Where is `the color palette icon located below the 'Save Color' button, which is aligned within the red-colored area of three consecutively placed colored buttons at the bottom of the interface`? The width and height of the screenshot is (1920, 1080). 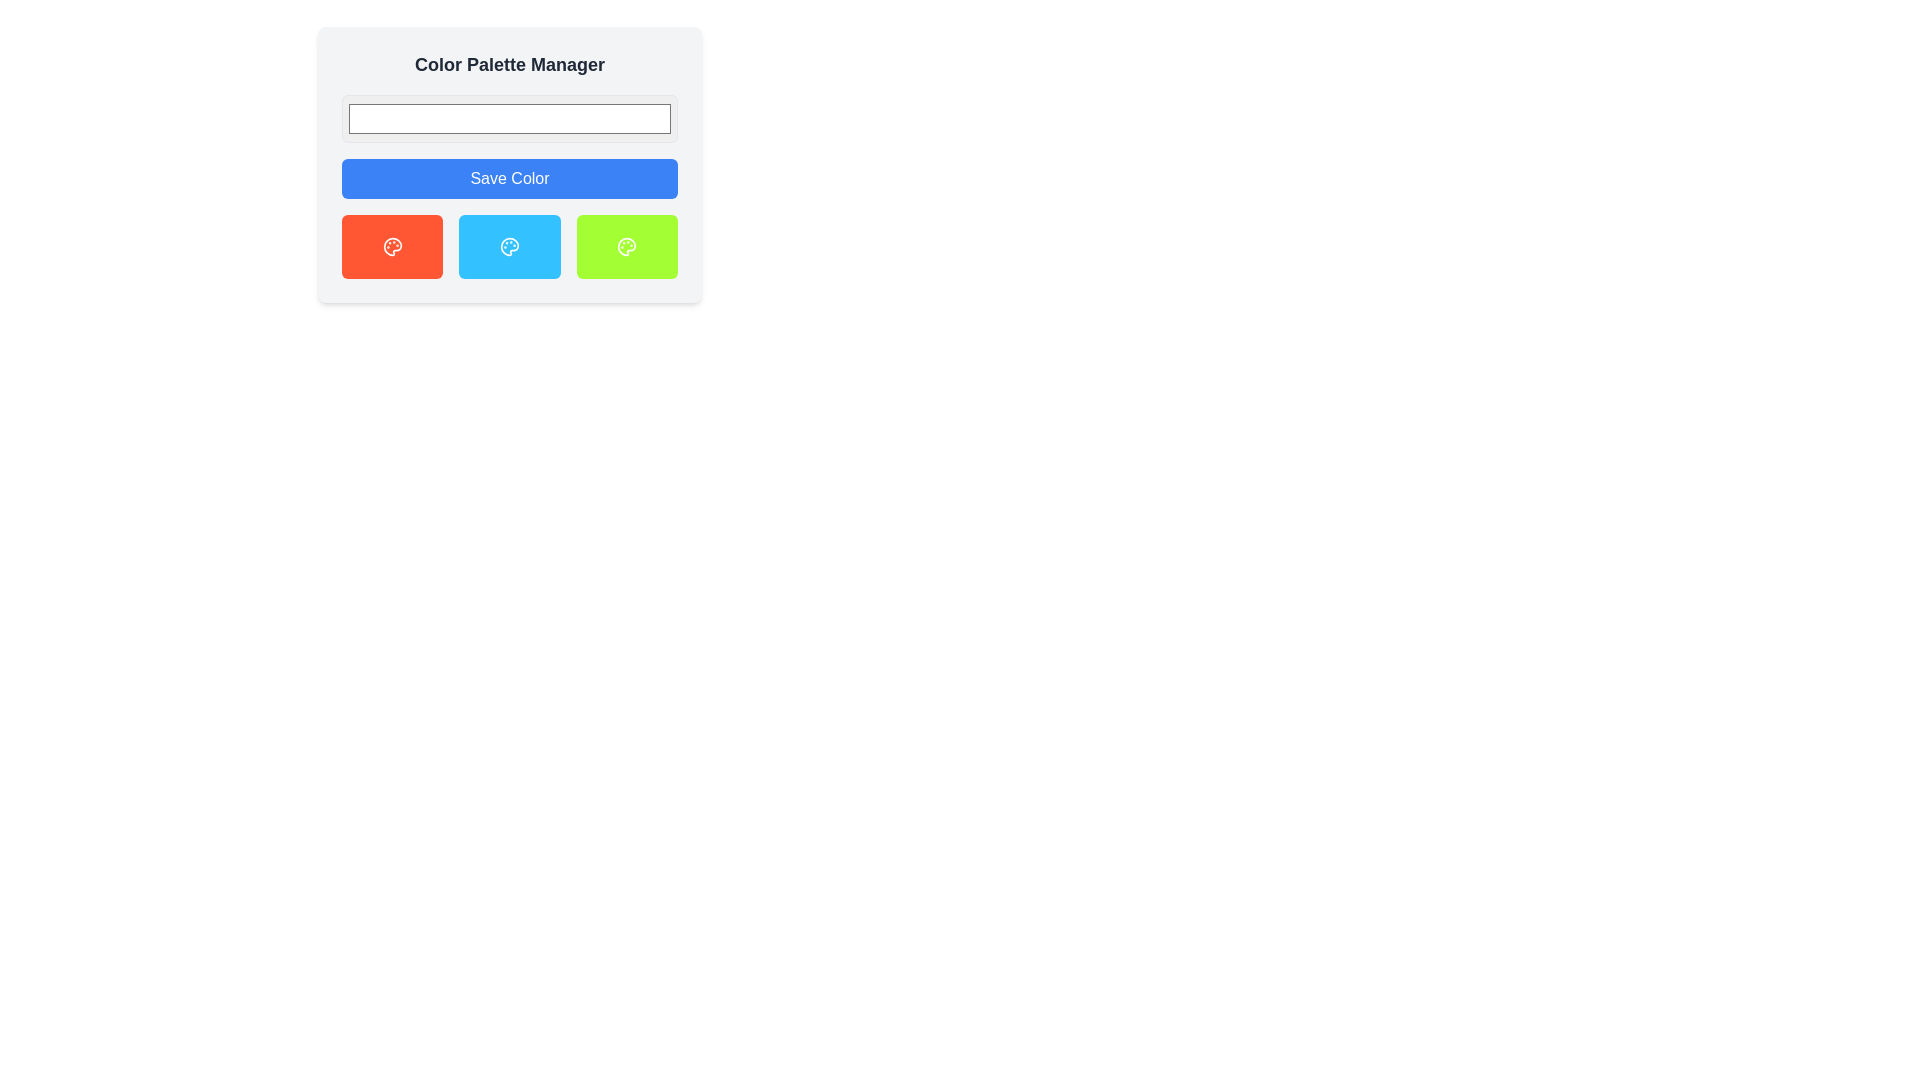
the color palette icon located below the 'Save Color' button, which is aligned within the red-colored area of three consecutively placed colored buttons at the bottom of the interface is located at coordinates (392, 245).